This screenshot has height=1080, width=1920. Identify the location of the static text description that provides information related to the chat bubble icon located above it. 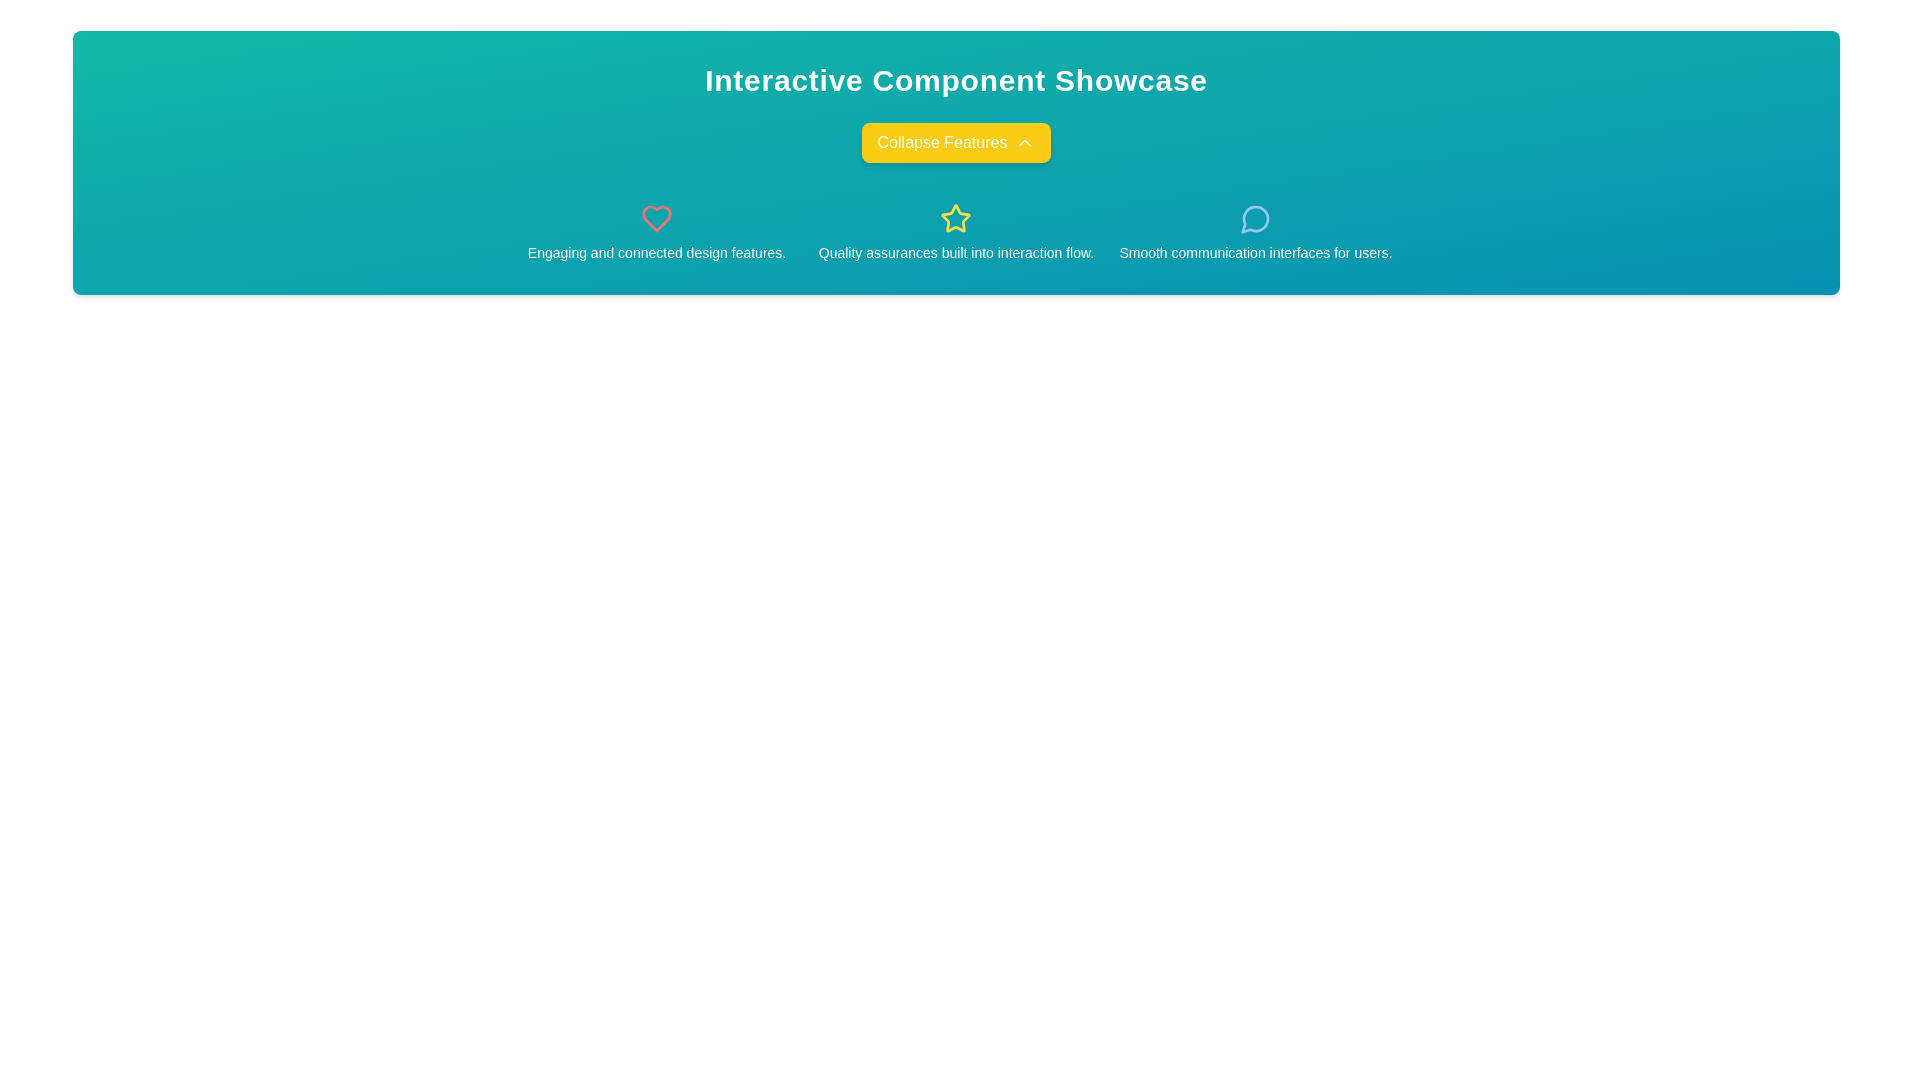
(1255, 252).